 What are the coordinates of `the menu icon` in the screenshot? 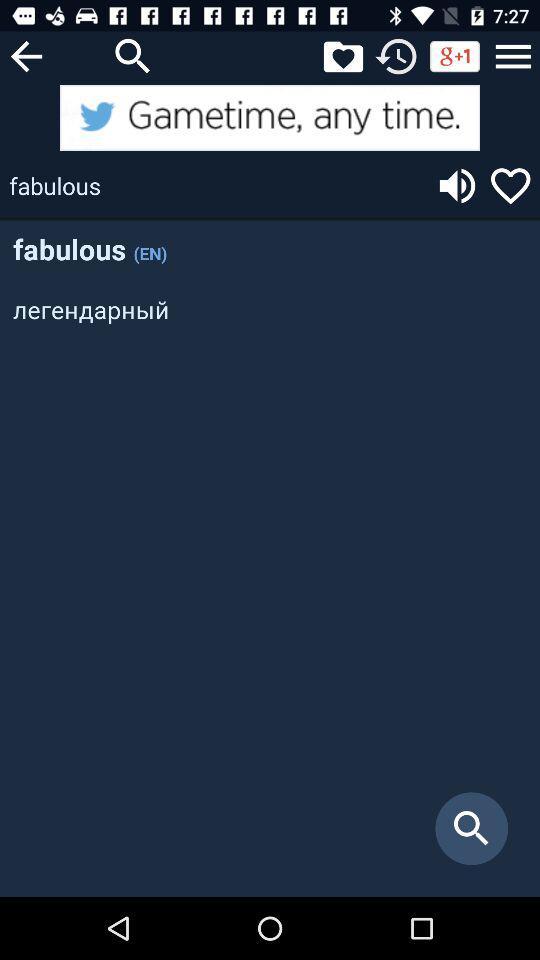 It's located at (513, 55).